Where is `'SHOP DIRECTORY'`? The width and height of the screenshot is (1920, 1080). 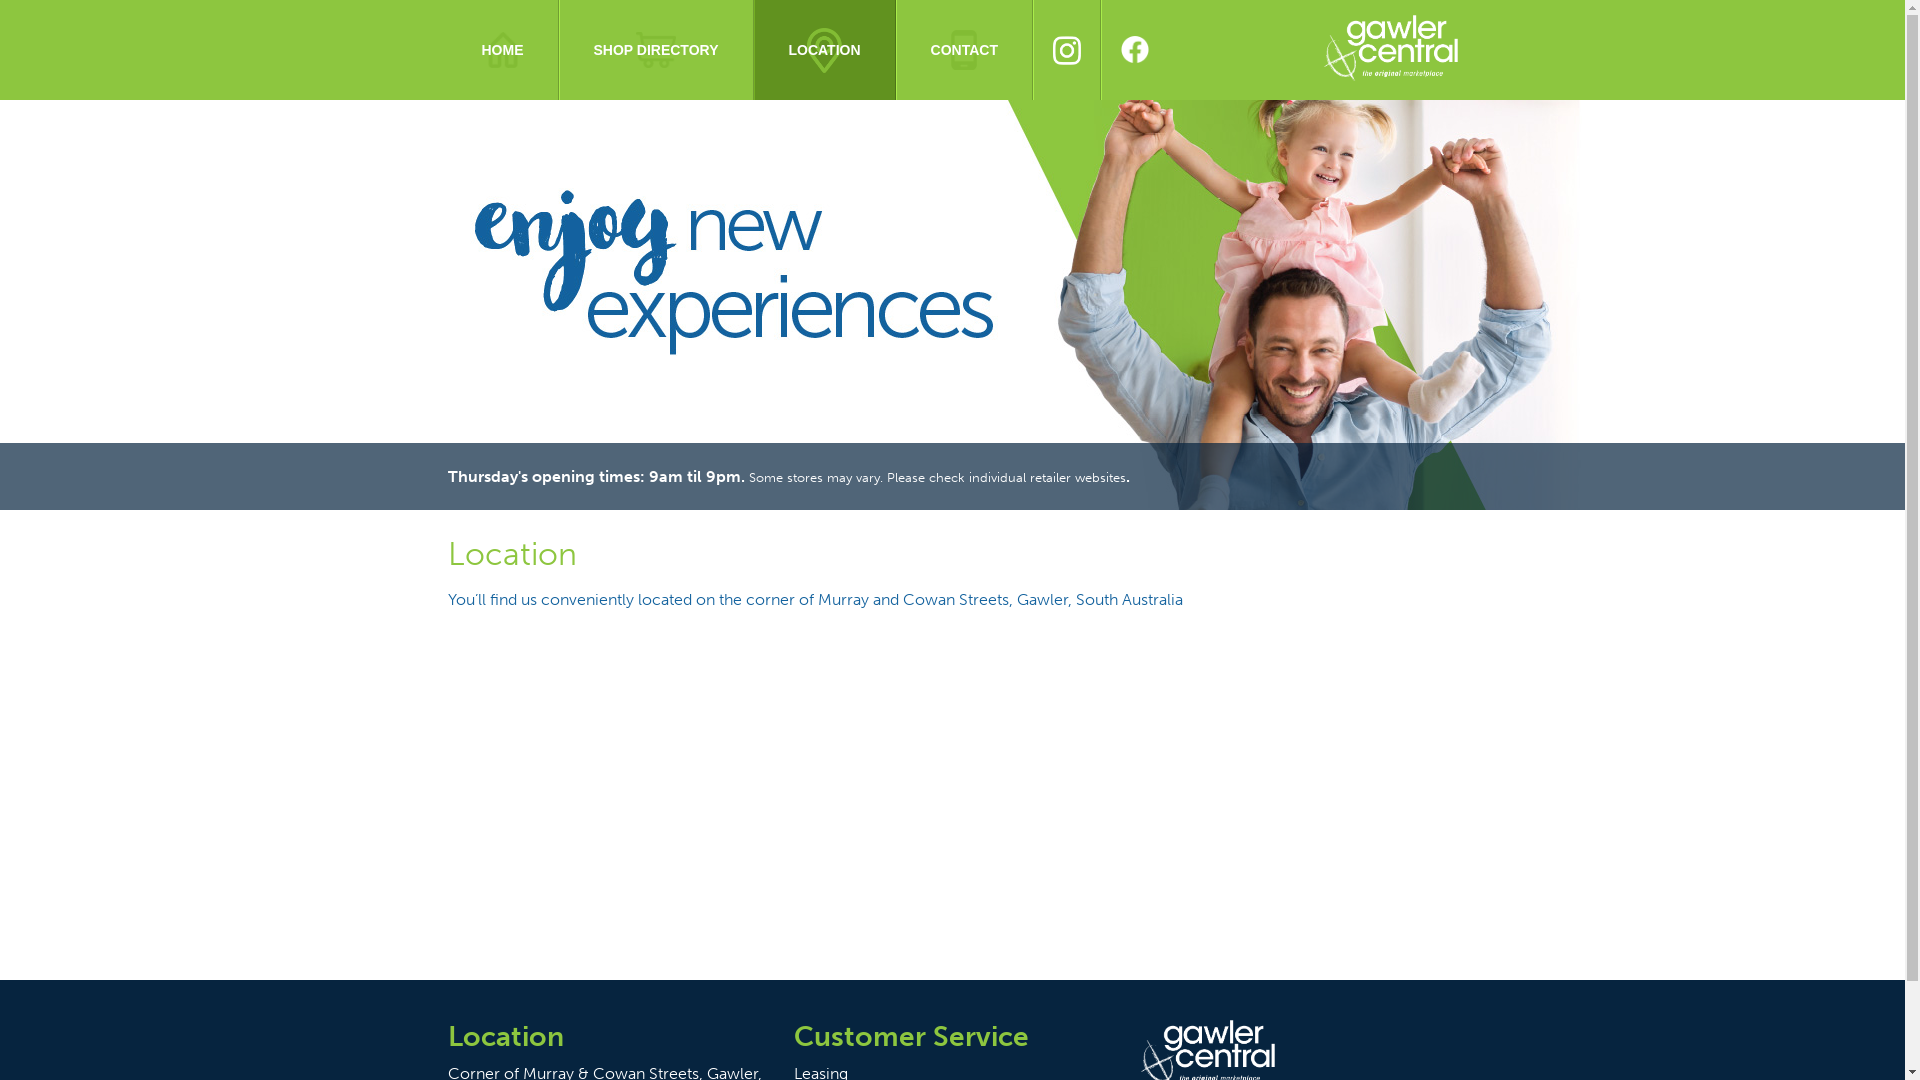 'SHOP DIRECTORY' is located at coordinates (557, 49).